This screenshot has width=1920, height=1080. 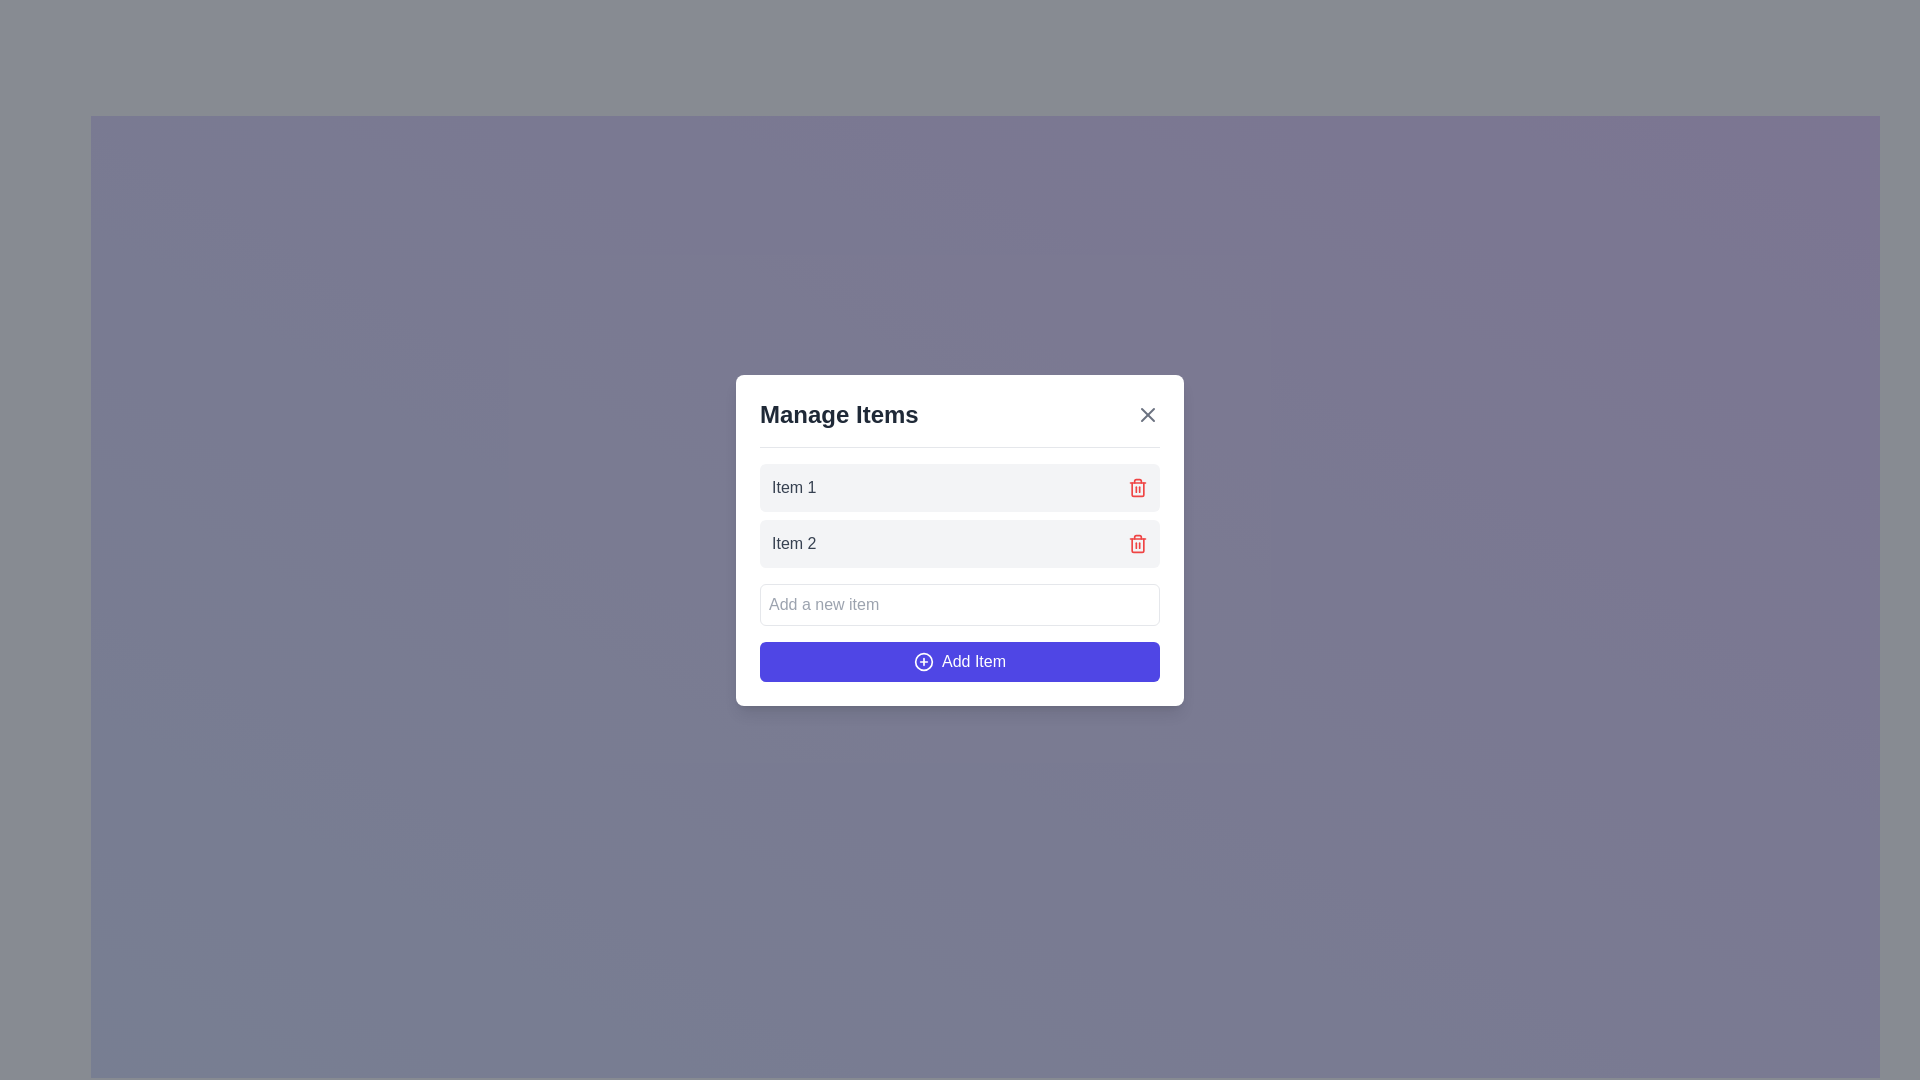 I want to click on the decorative icon located at the center of the 'Add Item' button in the bottom-right corner of the 'Manage Items' modal dialog, so click(x=922, y=661).